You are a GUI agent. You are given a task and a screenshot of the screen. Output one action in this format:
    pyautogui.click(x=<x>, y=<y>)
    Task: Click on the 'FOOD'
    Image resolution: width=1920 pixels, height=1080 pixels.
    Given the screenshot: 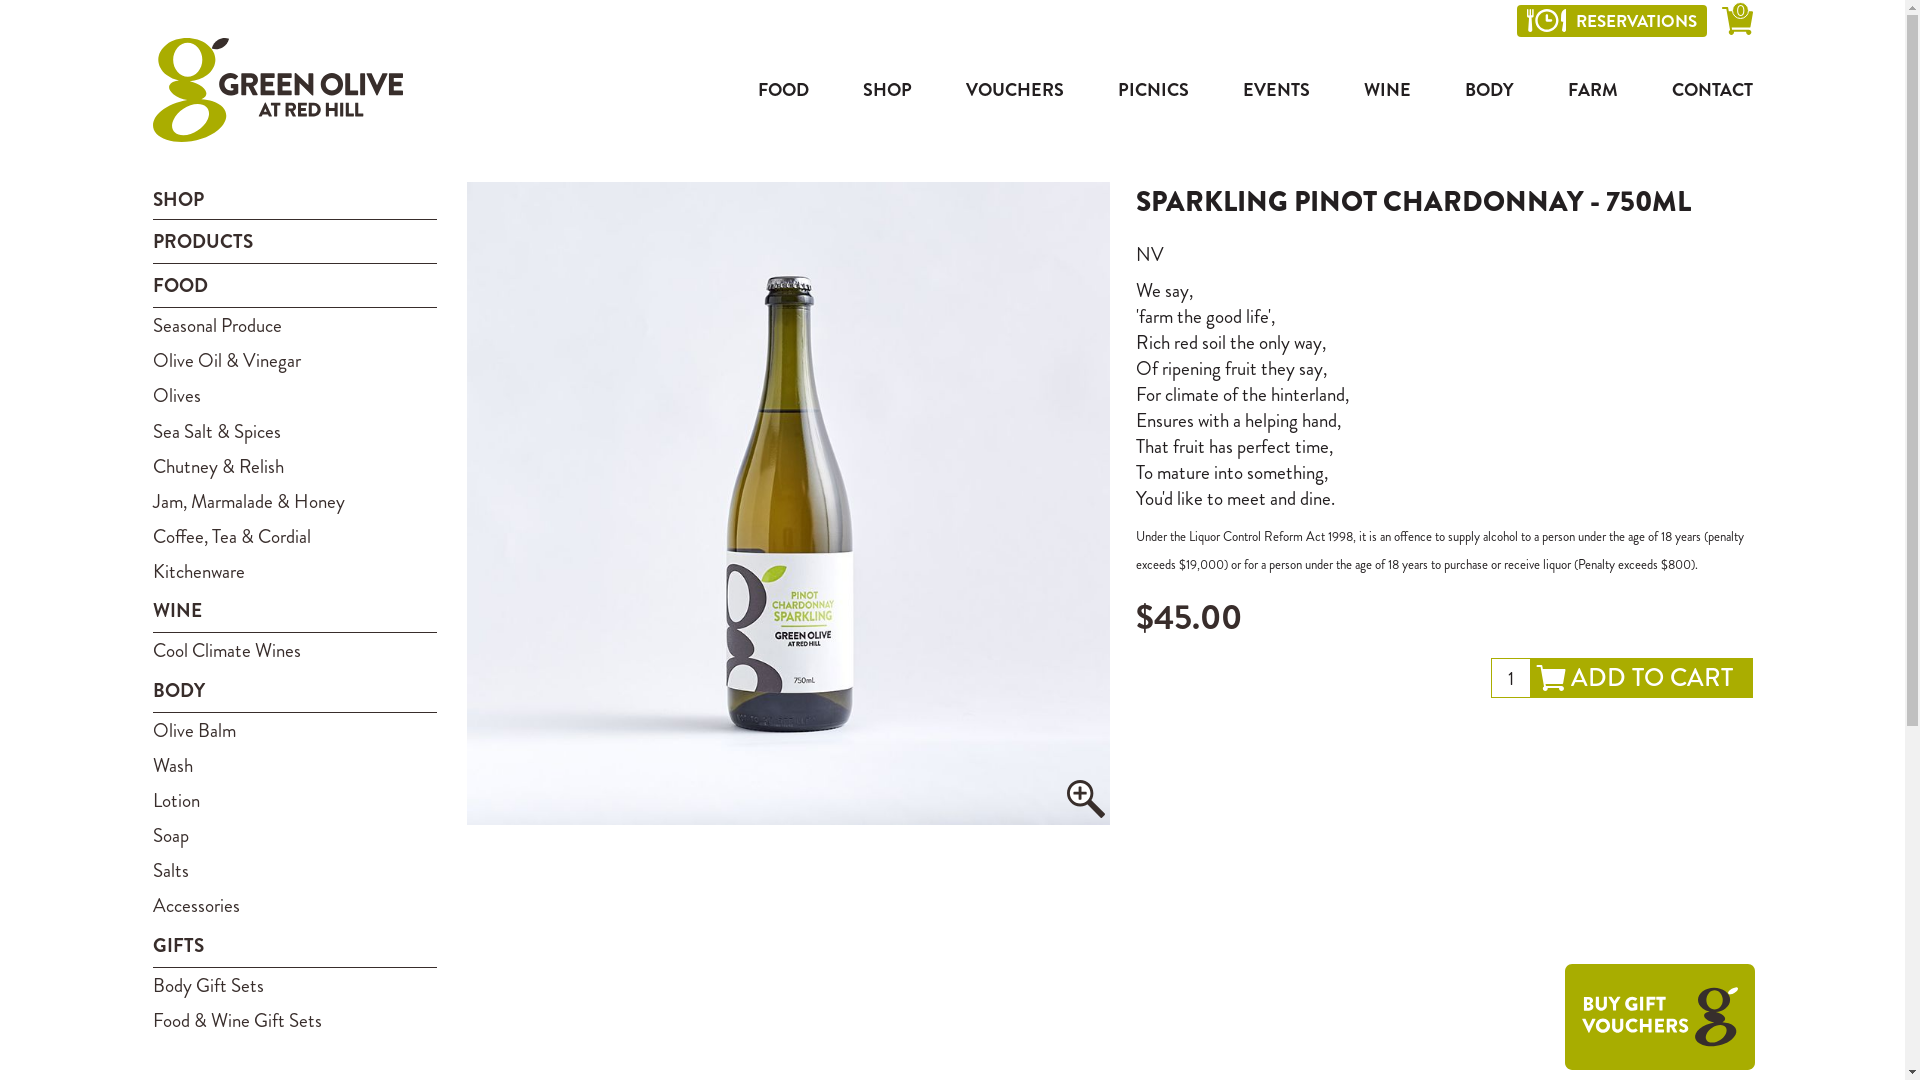 What is the action you would take?
    pyautogui.click(x=737, y=88)
    